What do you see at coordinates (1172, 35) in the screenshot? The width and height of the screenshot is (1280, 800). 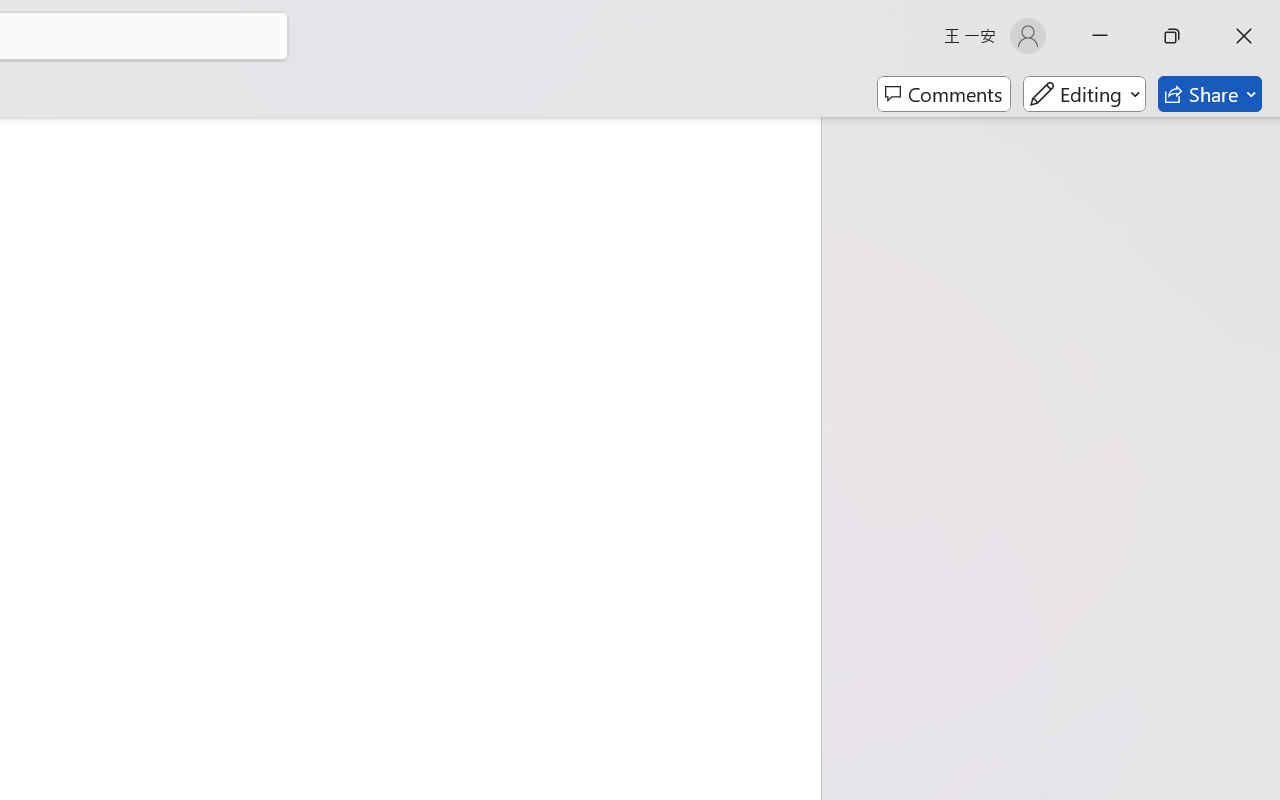 I see `'Restore Down'` at bounding box center [1172, 35].